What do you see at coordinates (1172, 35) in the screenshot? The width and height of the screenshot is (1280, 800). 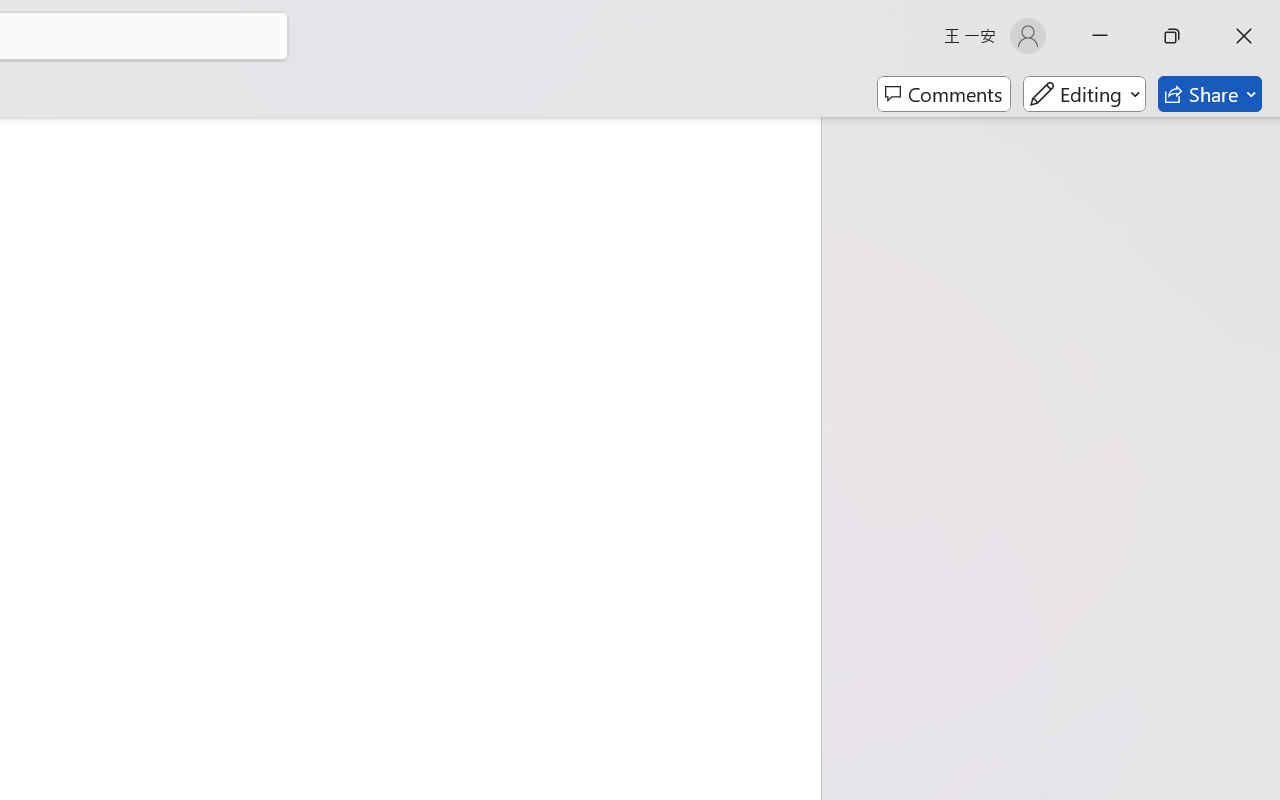 I see `'Restore Down'` at bounding box center [1172, 35].